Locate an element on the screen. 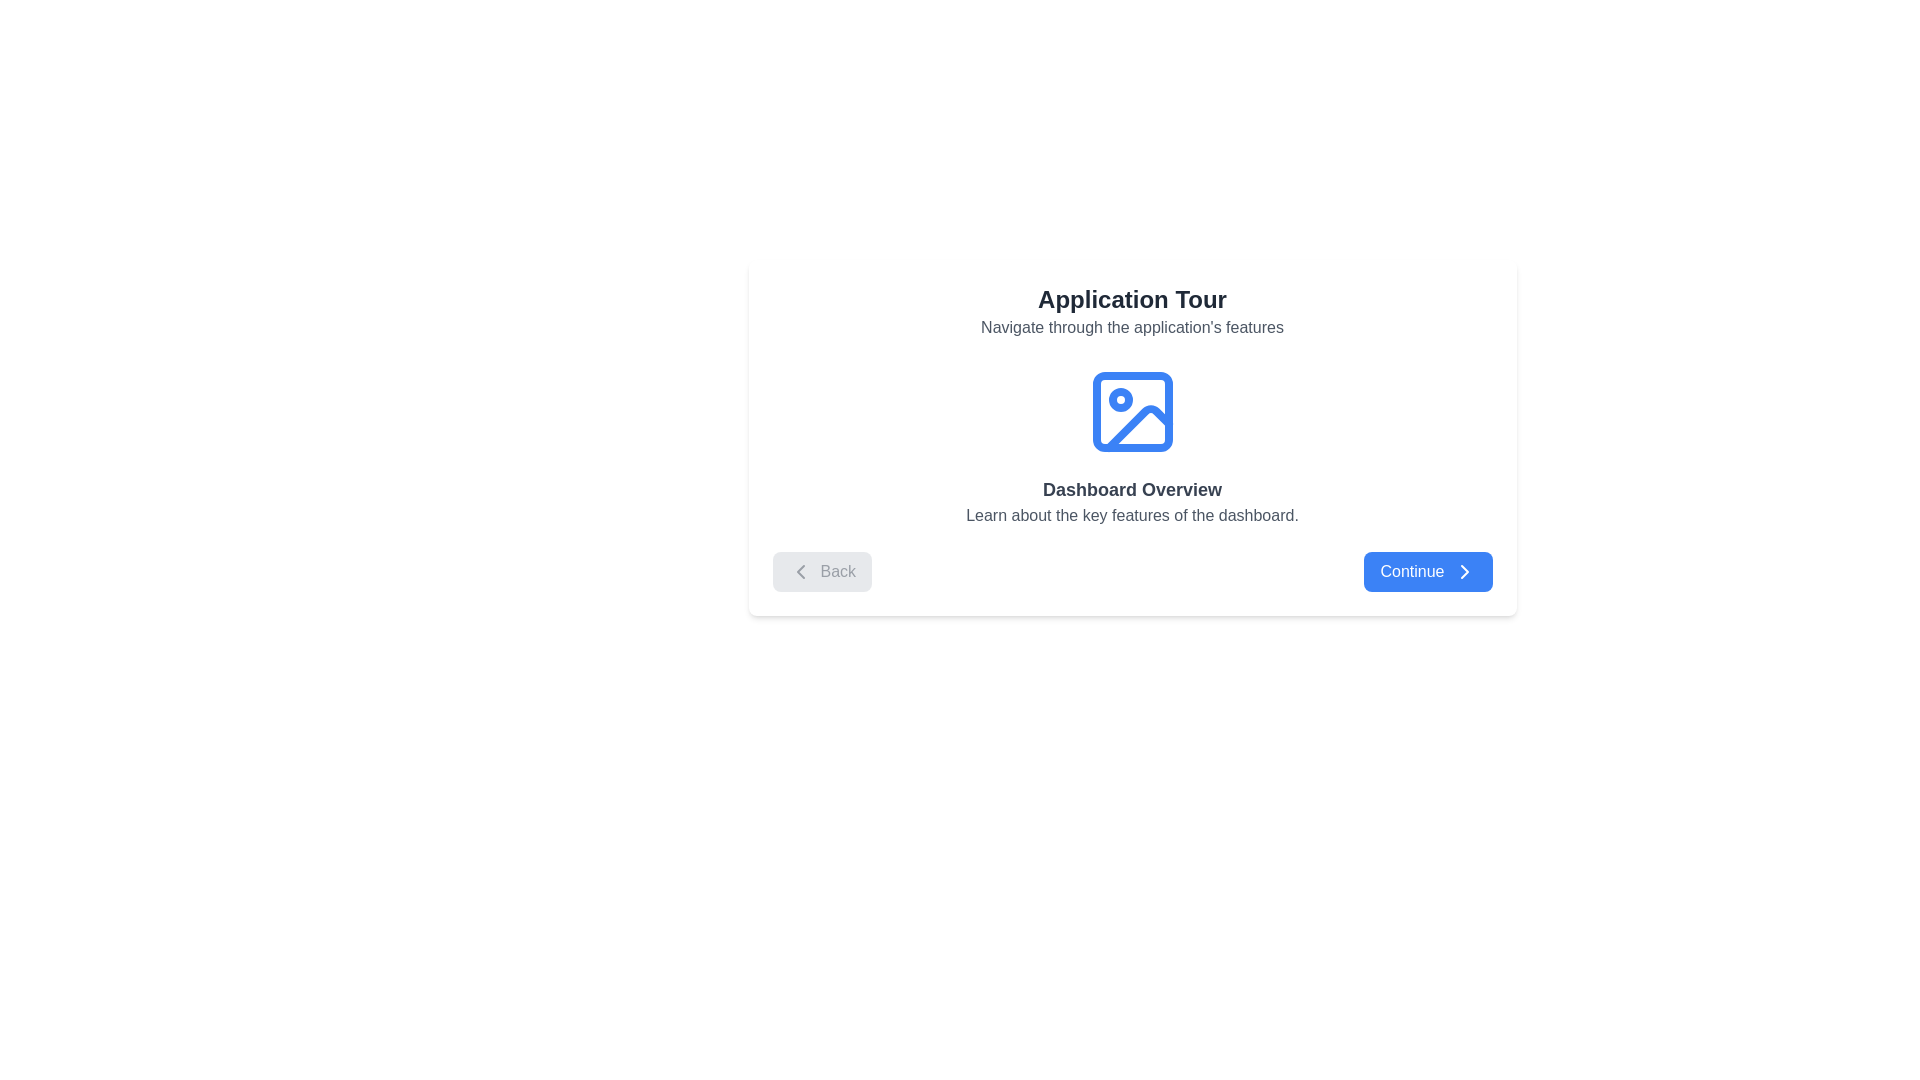  the 'Back' chevron icon located in the bottom left of the white dialog box is located at coordinates (800, 571).